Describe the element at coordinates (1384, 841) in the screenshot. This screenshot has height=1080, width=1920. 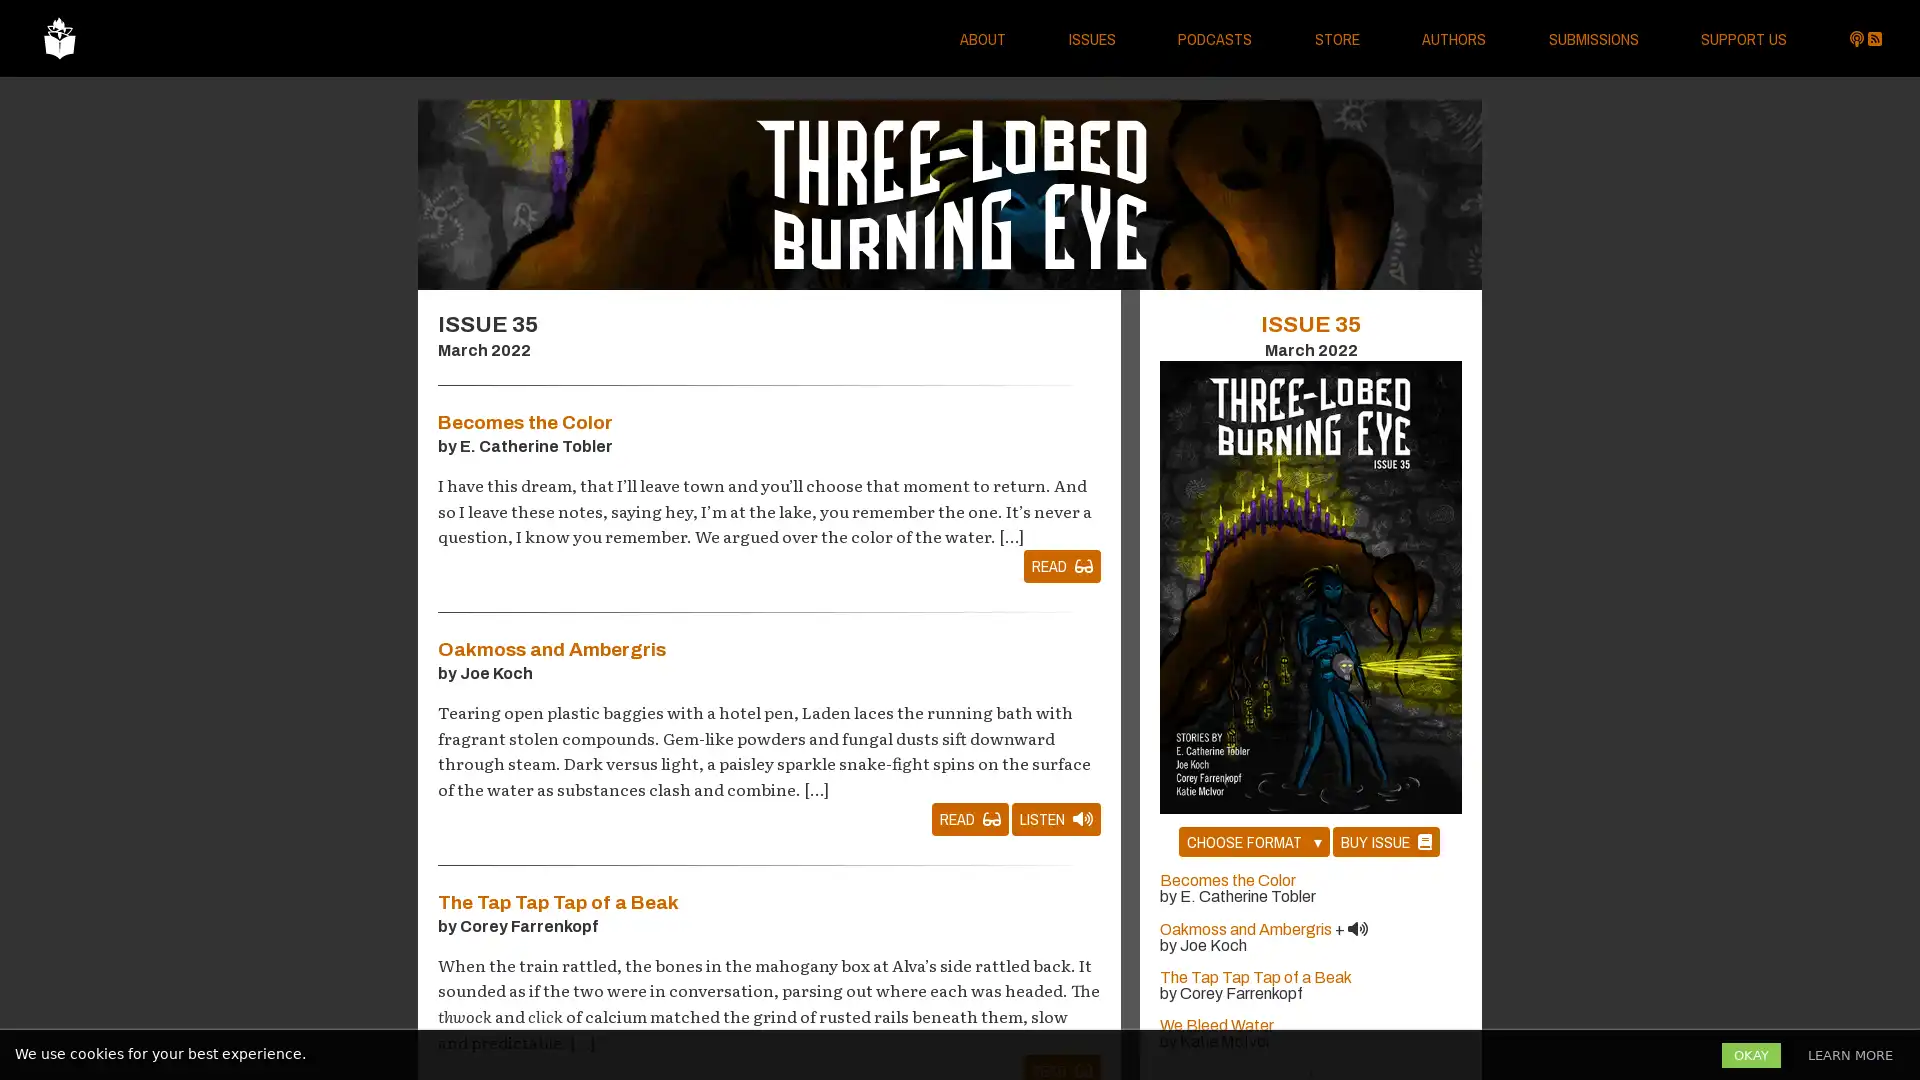
I see `BUY ISSUE` at that location.